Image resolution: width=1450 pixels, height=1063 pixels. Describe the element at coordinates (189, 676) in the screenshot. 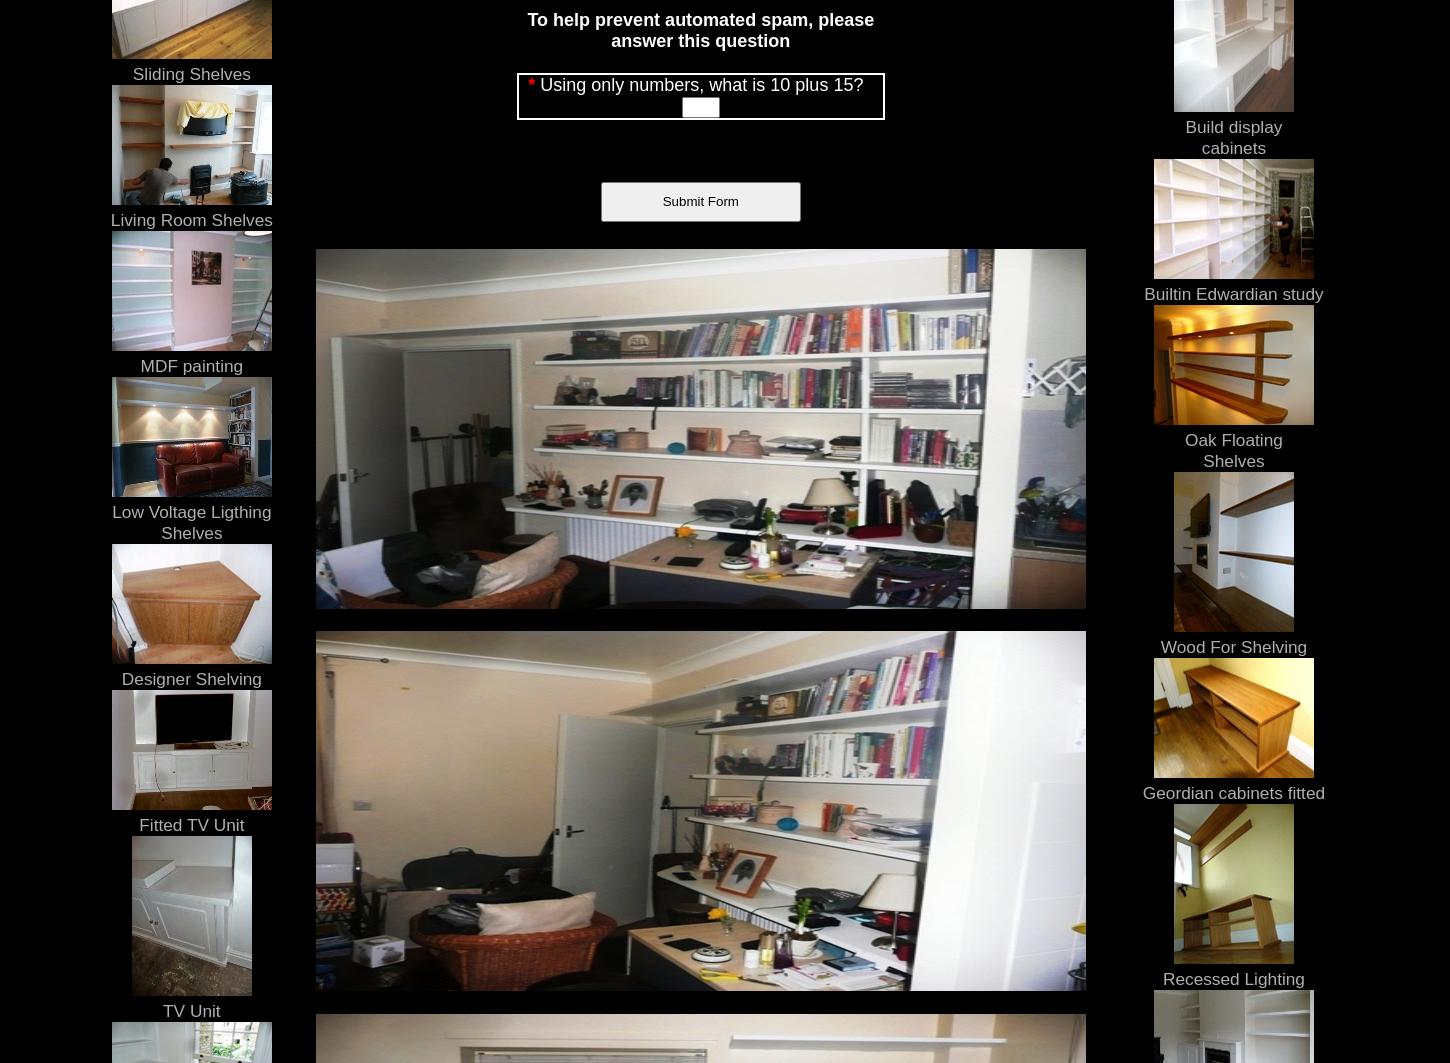

I see `'Designer Shelving'` at that location.